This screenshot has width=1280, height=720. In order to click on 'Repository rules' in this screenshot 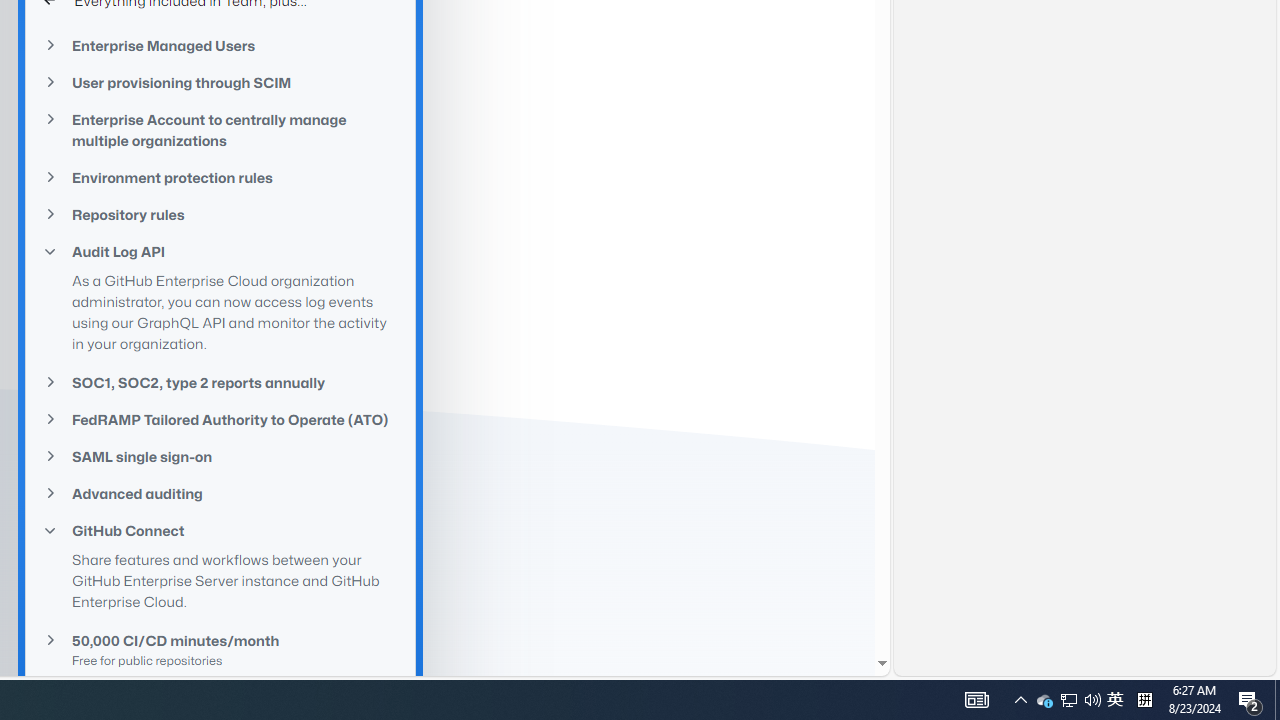, I will do `click(220, 214)`.